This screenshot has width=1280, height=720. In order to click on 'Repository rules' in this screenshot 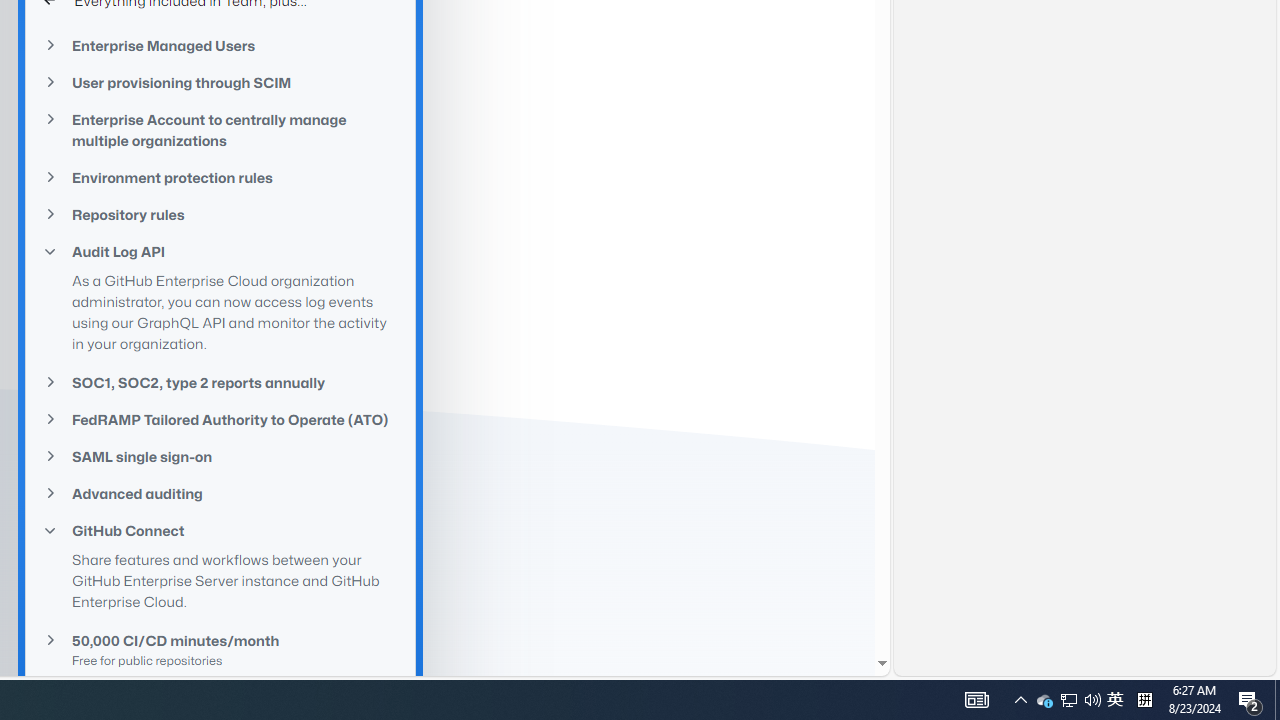, I will do `click(220, 214)`.